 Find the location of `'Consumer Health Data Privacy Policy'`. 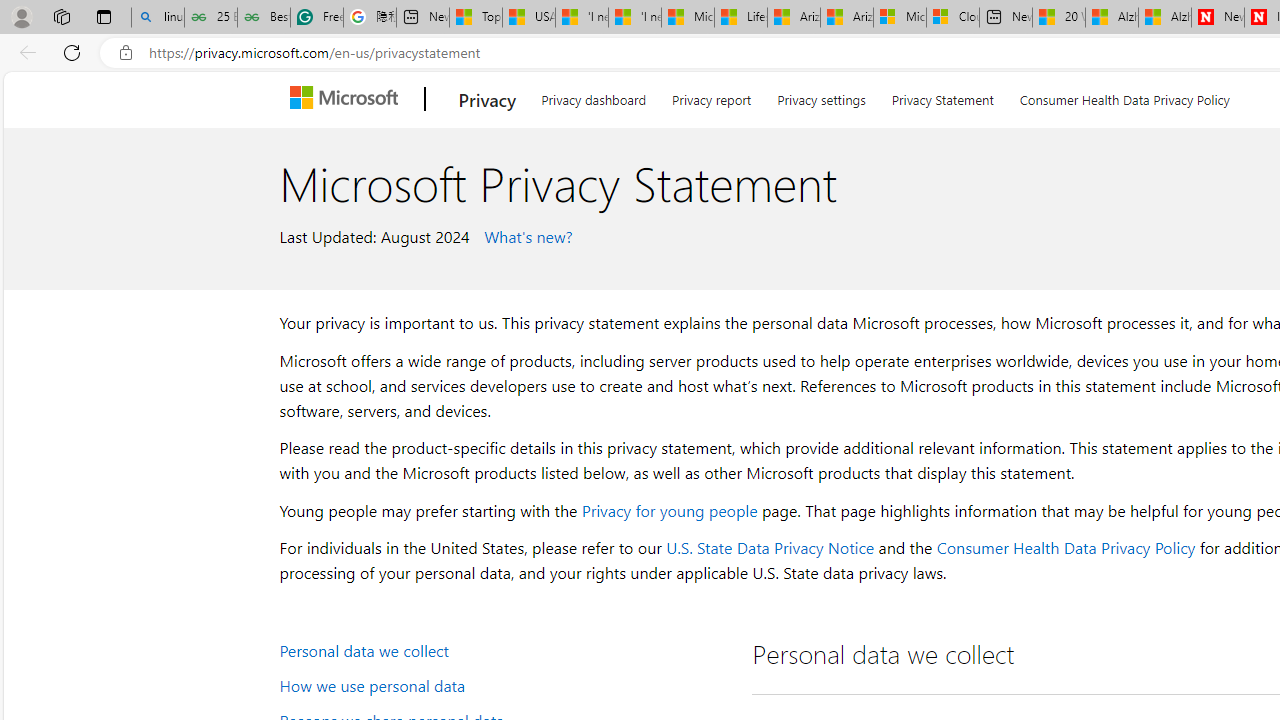

'Consumer Health Data Privacy Policy' is located at coordinates (1064, 547).